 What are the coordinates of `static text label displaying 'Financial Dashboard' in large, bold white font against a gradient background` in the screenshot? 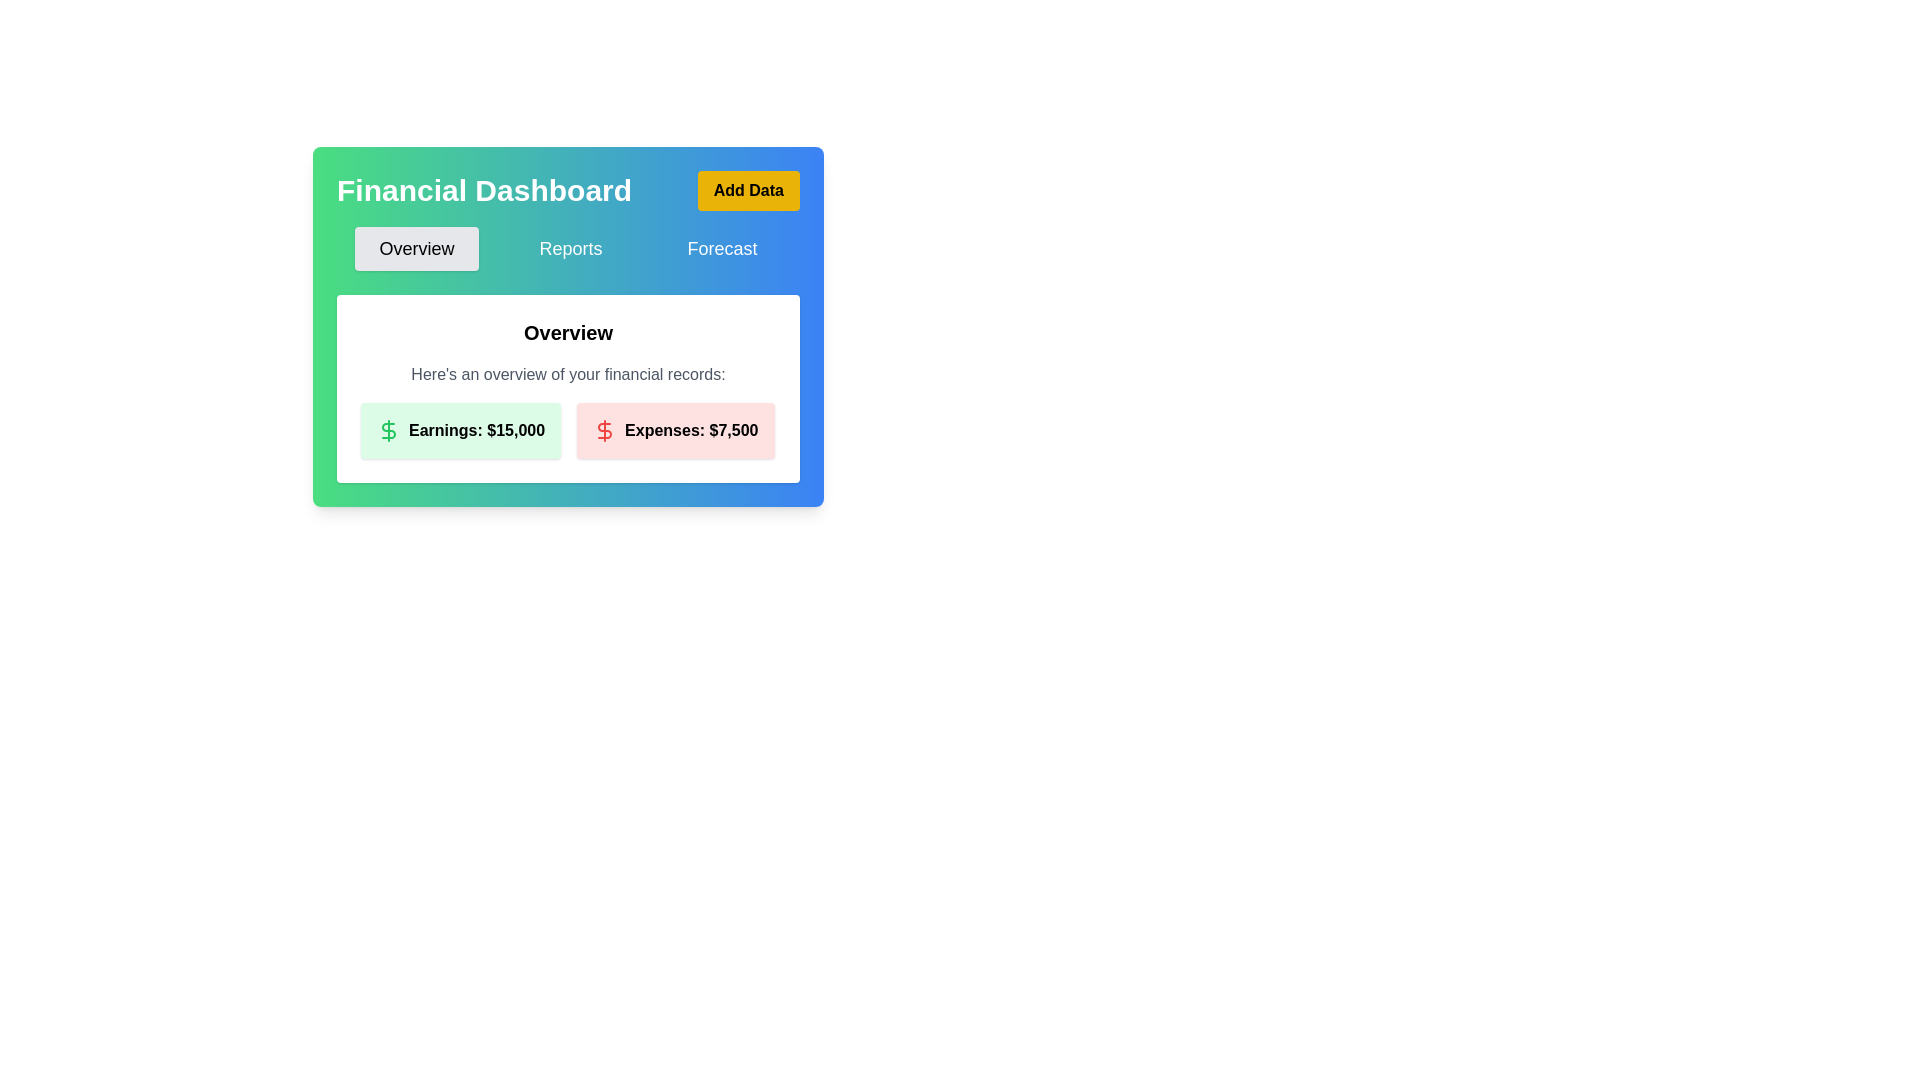 It's located at (484, 191).